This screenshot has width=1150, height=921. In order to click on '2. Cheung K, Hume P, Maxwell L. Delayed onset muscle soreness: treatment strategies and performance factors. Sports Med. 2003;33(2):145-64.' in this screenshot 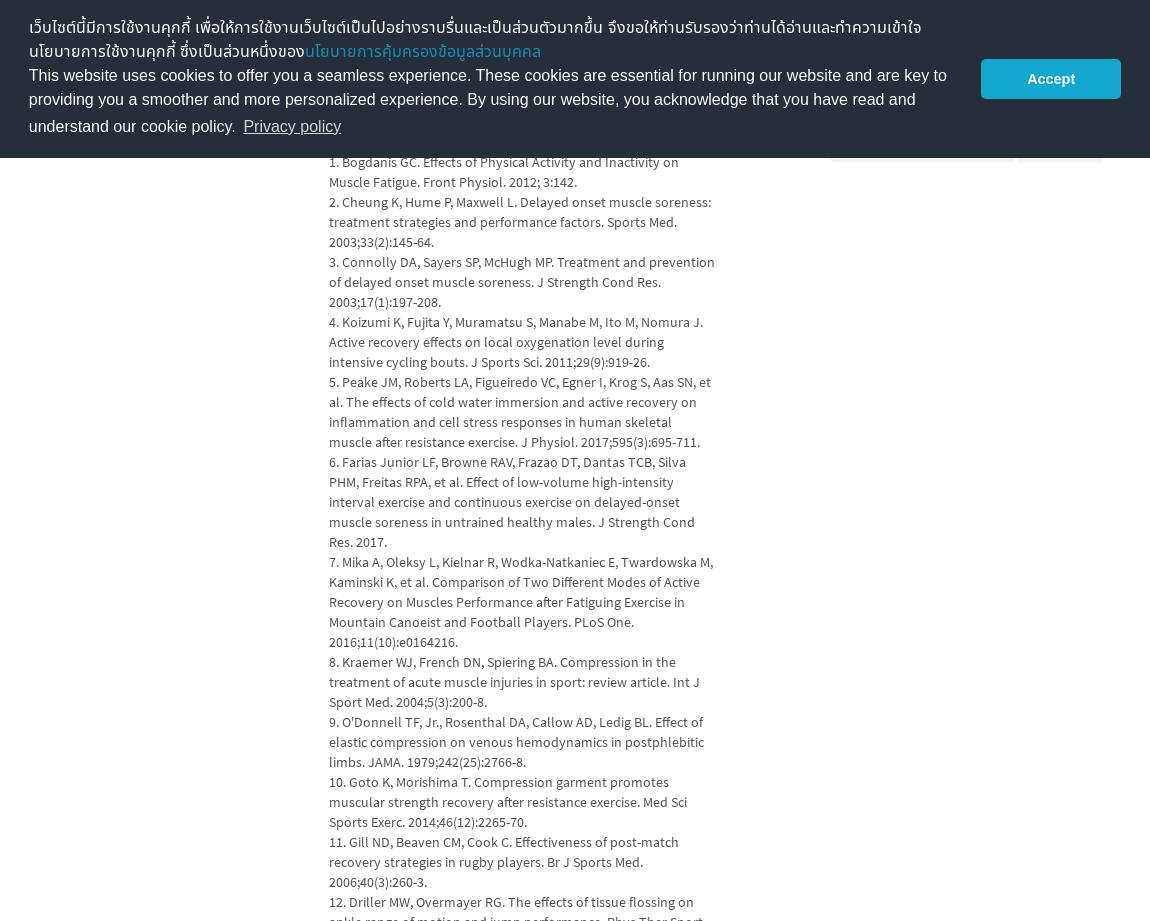, I will do `click(518, 220)`.